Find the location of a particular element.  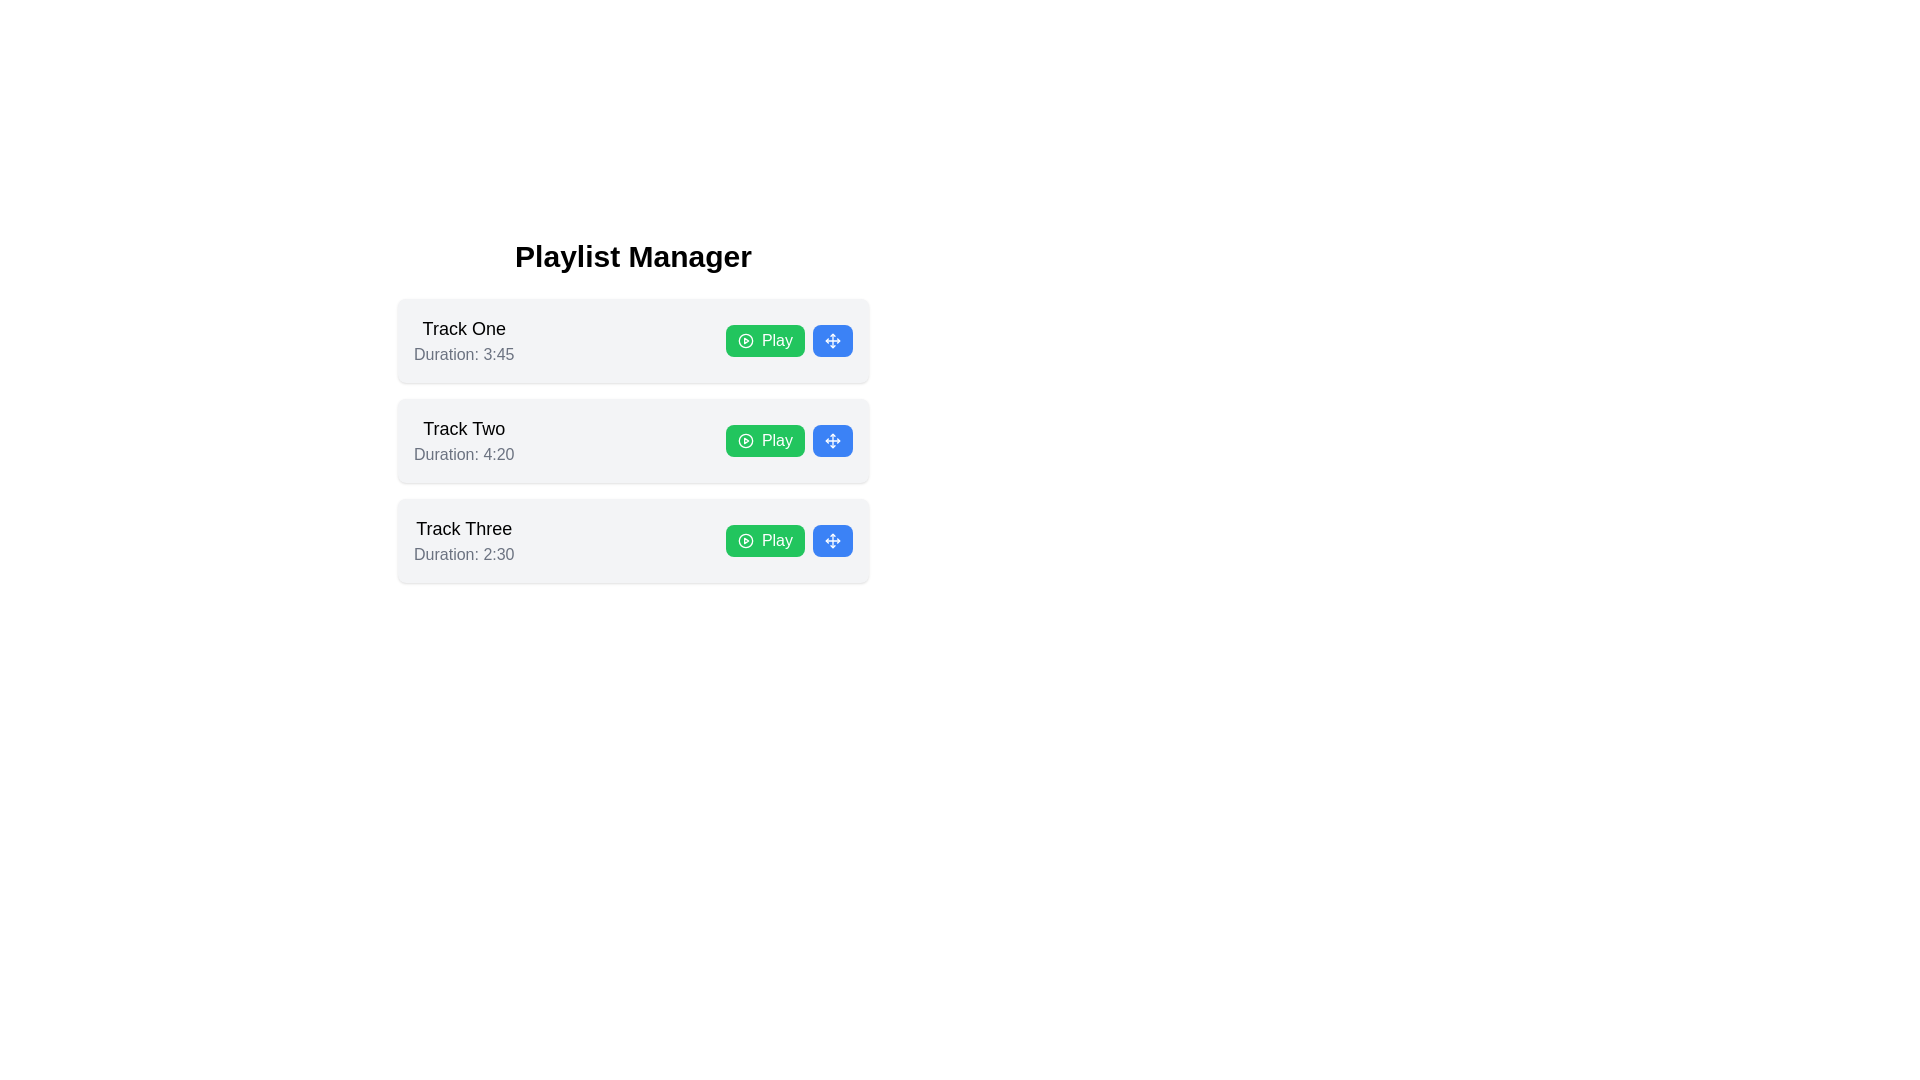

the blue rounded rectangle button with a white move icon is located at coordinates (833, 339).